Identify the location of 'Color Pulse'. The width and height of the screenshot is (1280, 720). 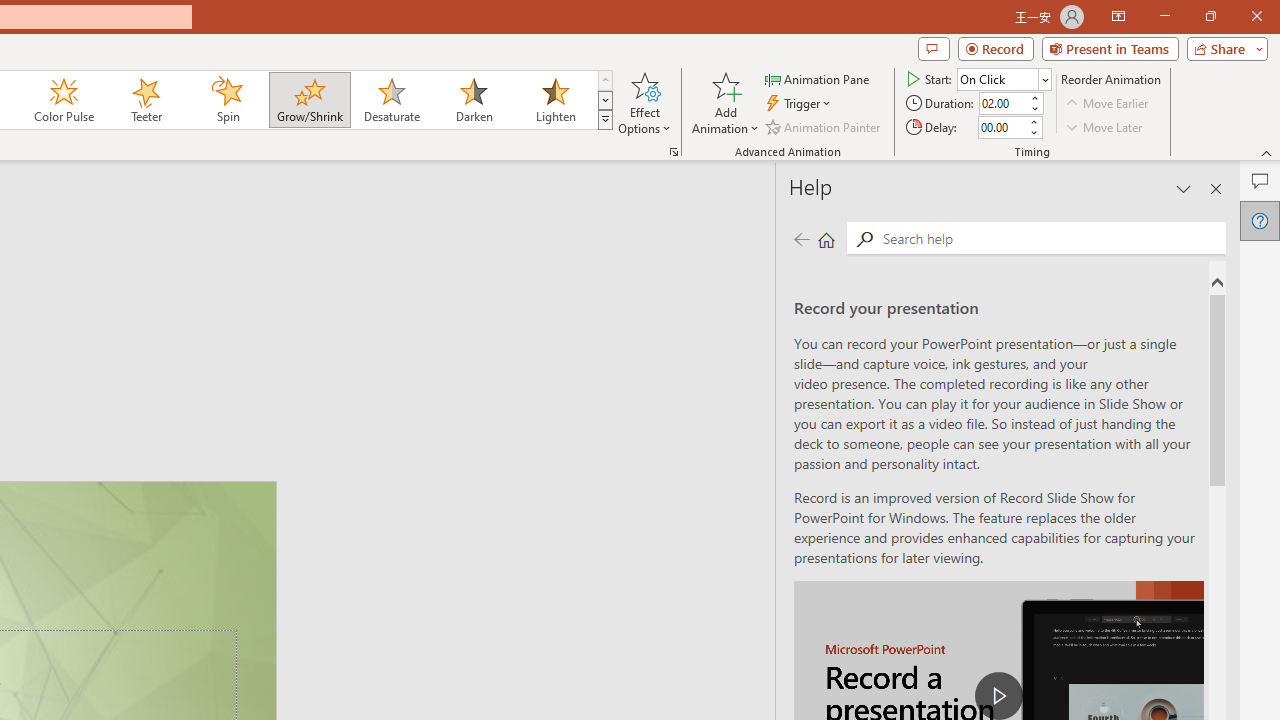
(64, 100).